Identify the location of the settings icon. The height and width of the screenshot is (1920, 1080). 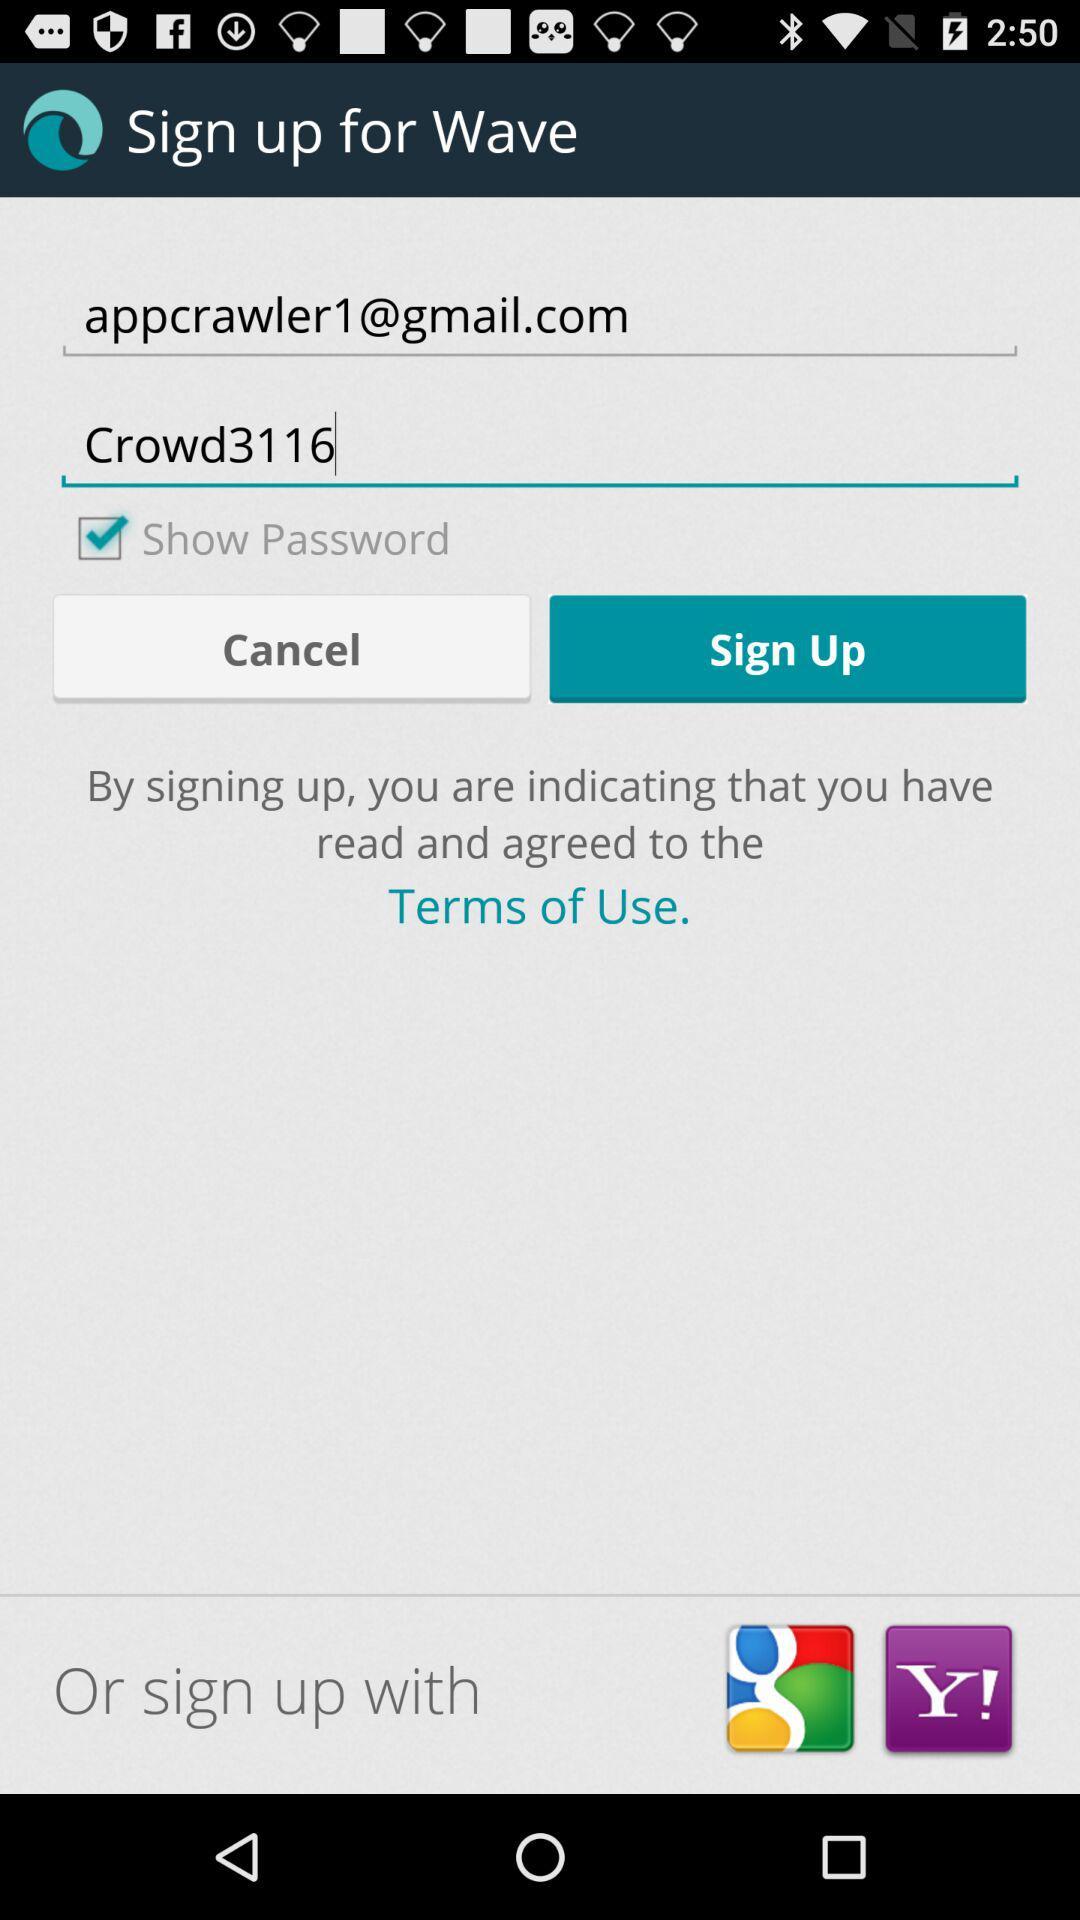
(786, 694).